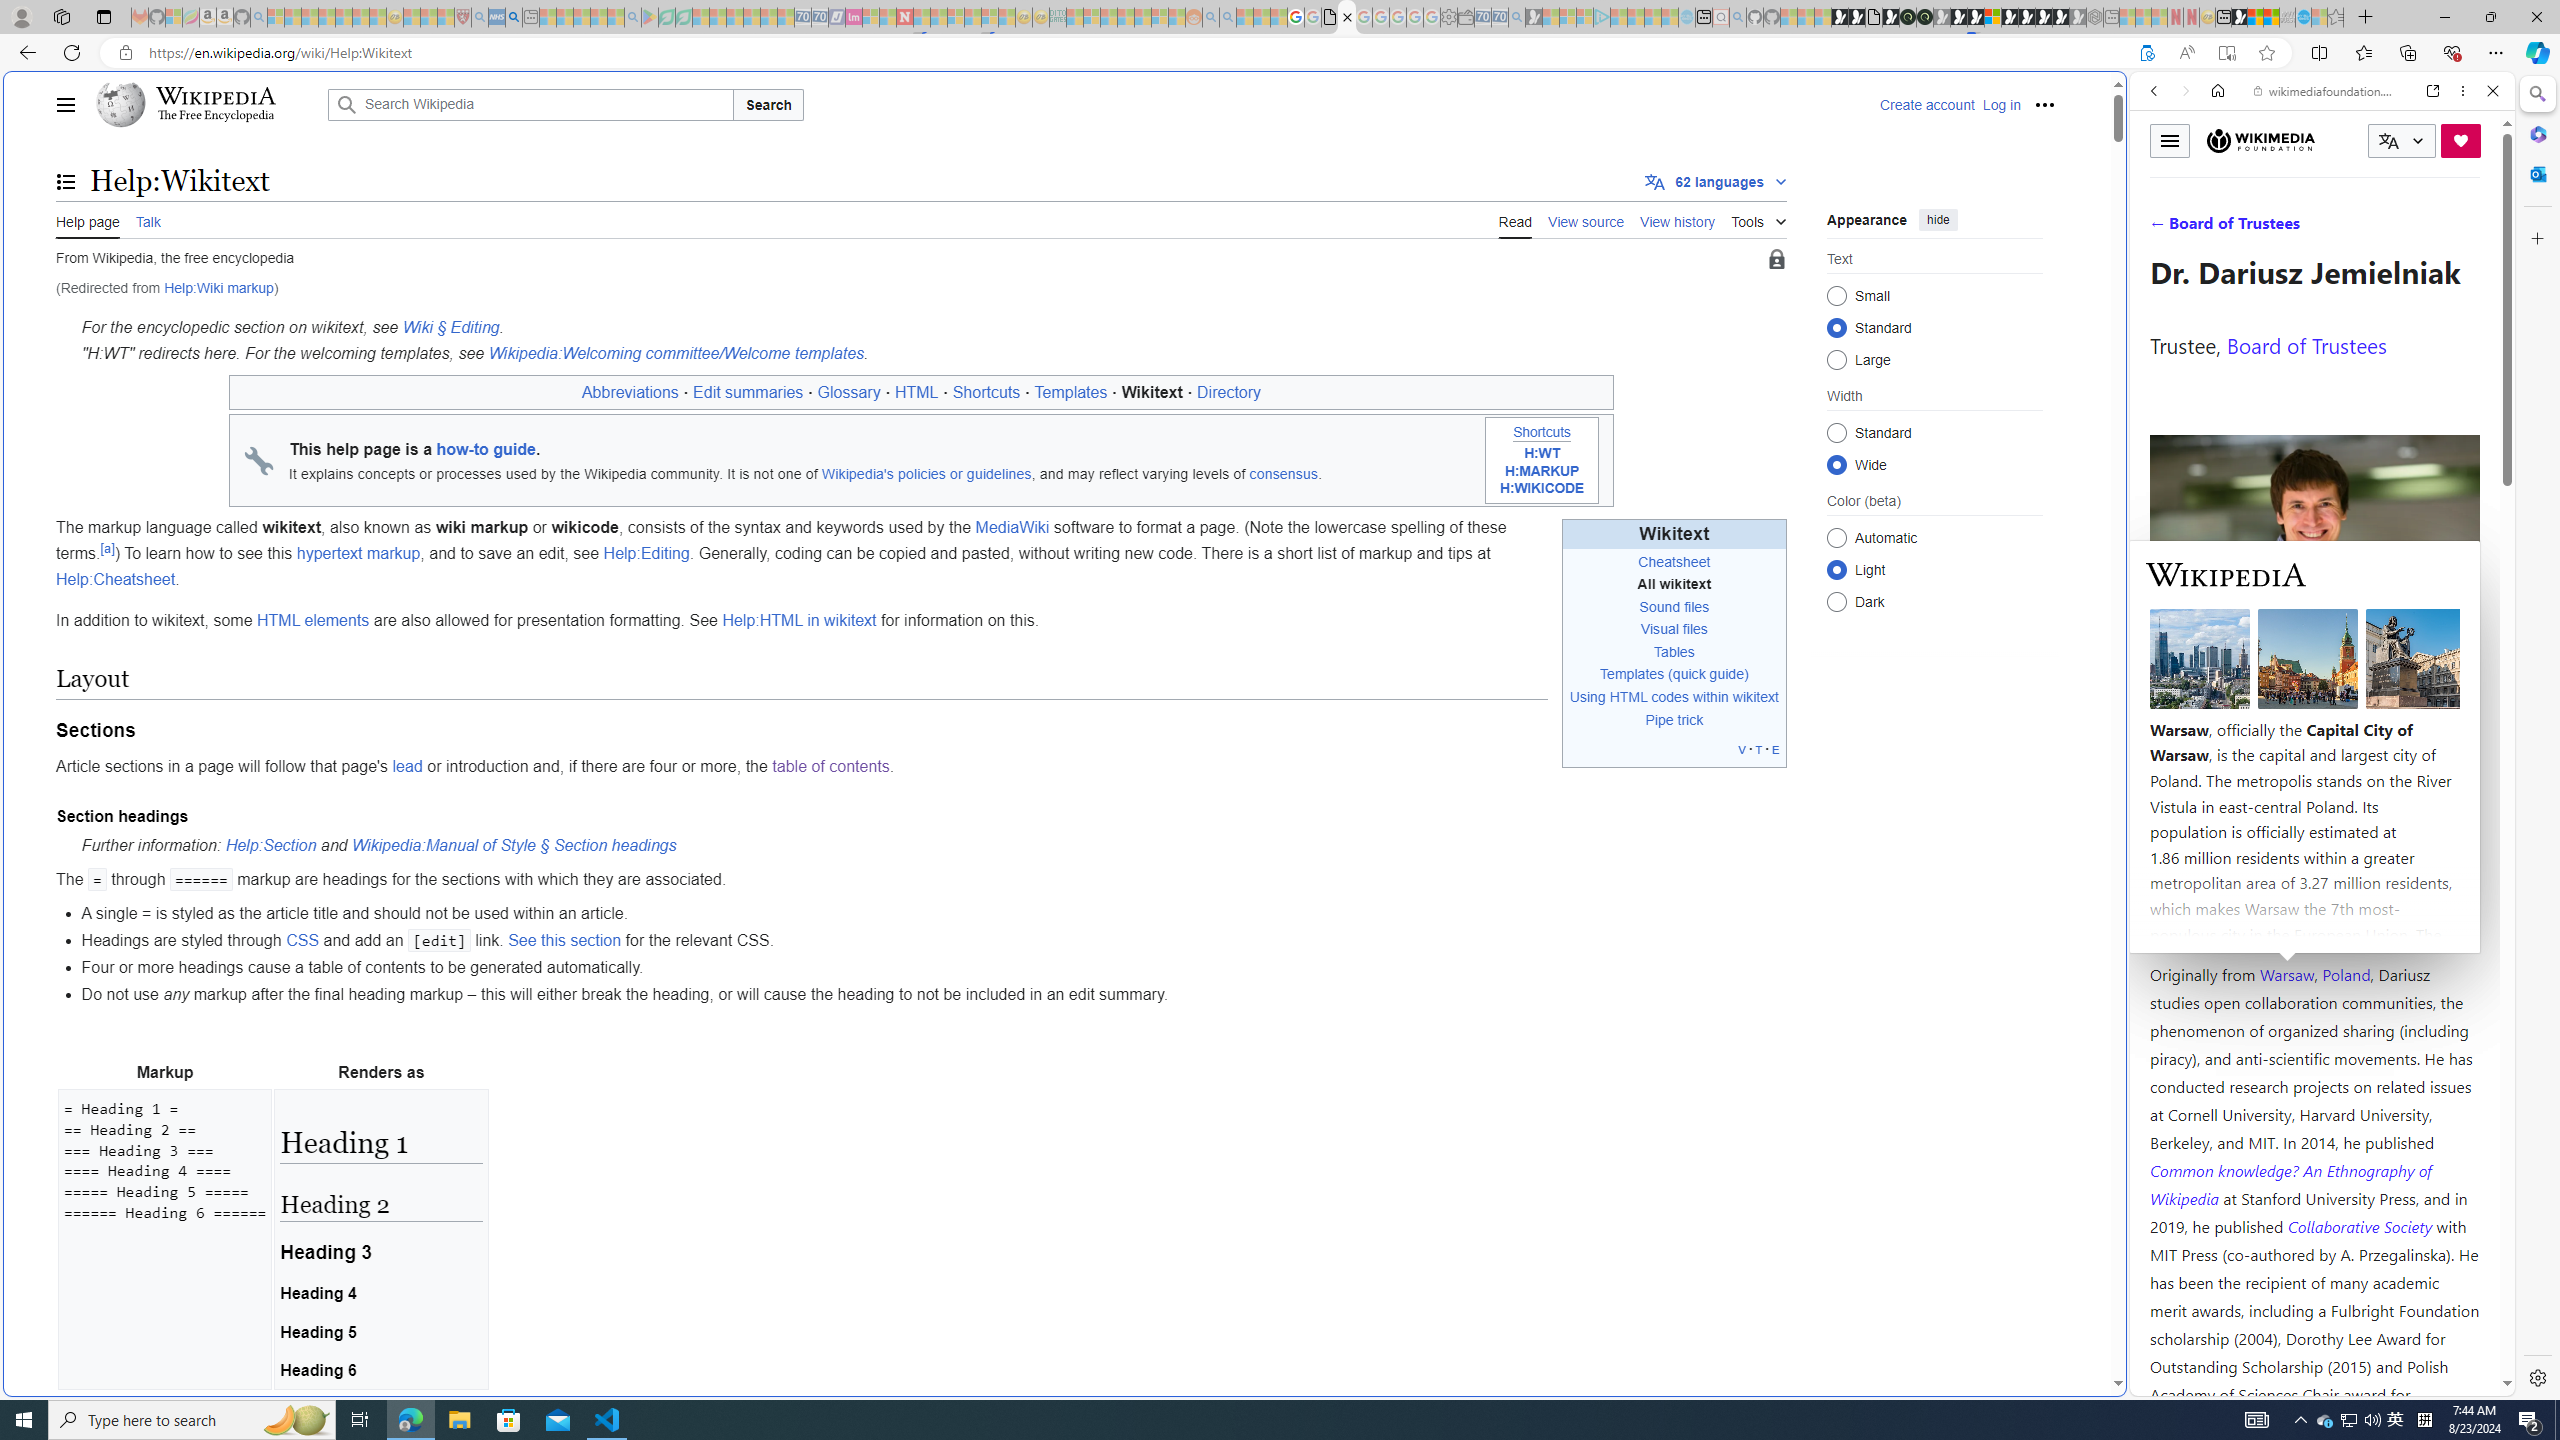 The image size is (2560, 1440). I want to click on 'Class: i icon icon-translate language-switcher__icon', so click(2388, 141).